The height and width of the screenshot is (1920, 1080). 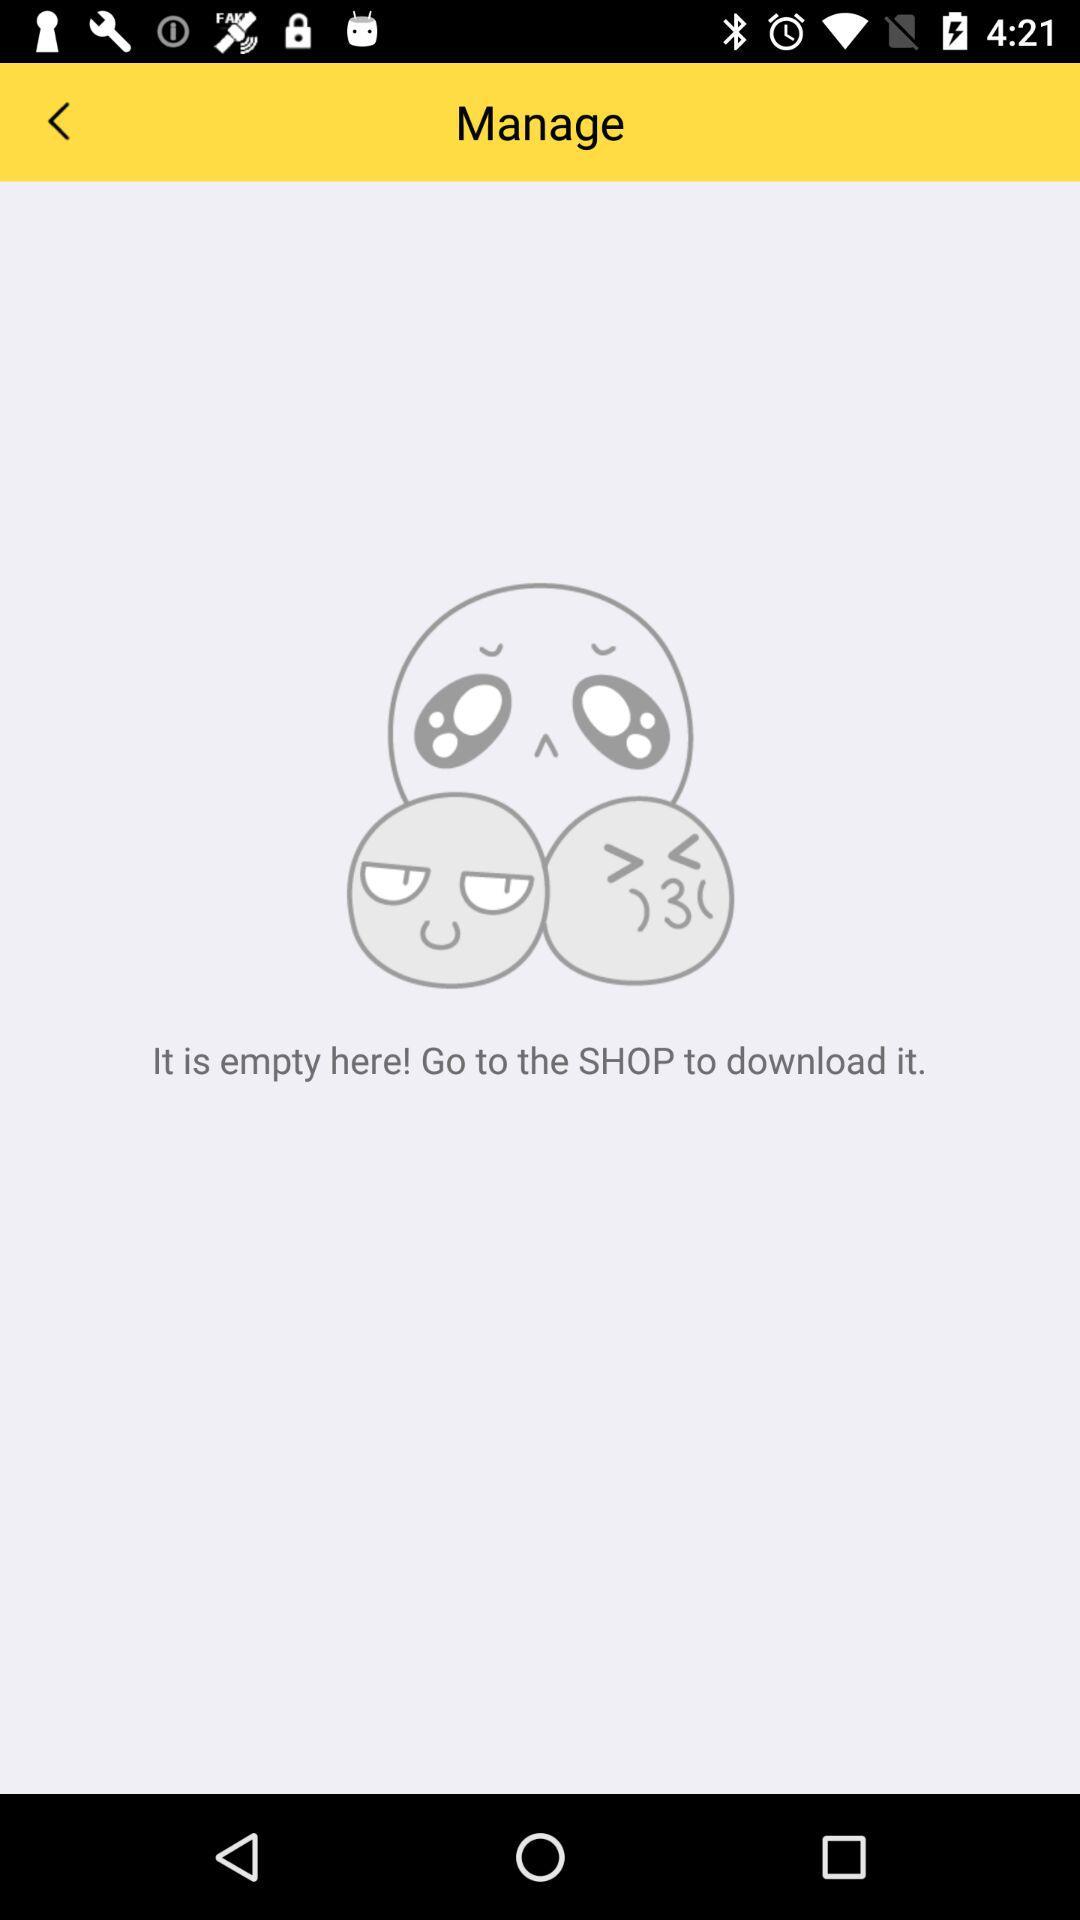 I want to click on the arrow_backward icon, so click(x=56, y=119).